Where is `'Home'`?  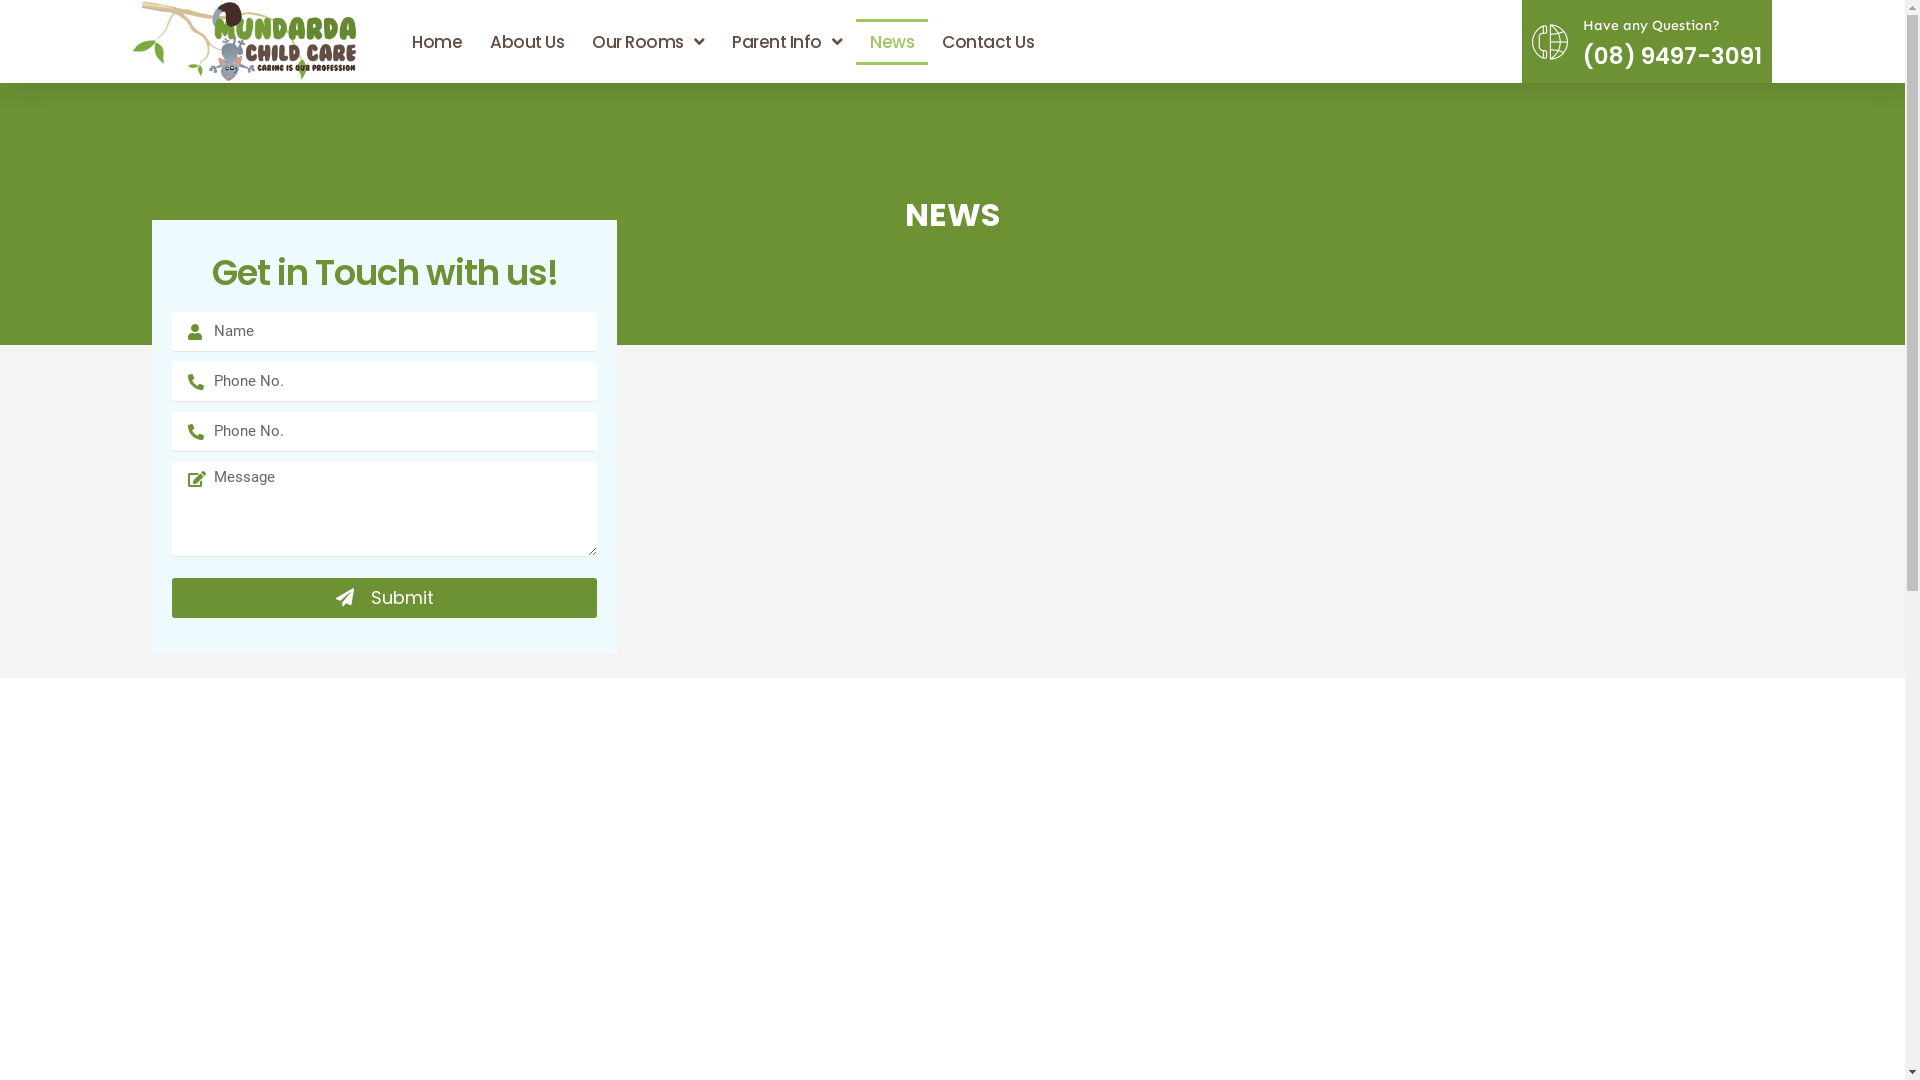 'Home' is located at coordinates (398, 42).